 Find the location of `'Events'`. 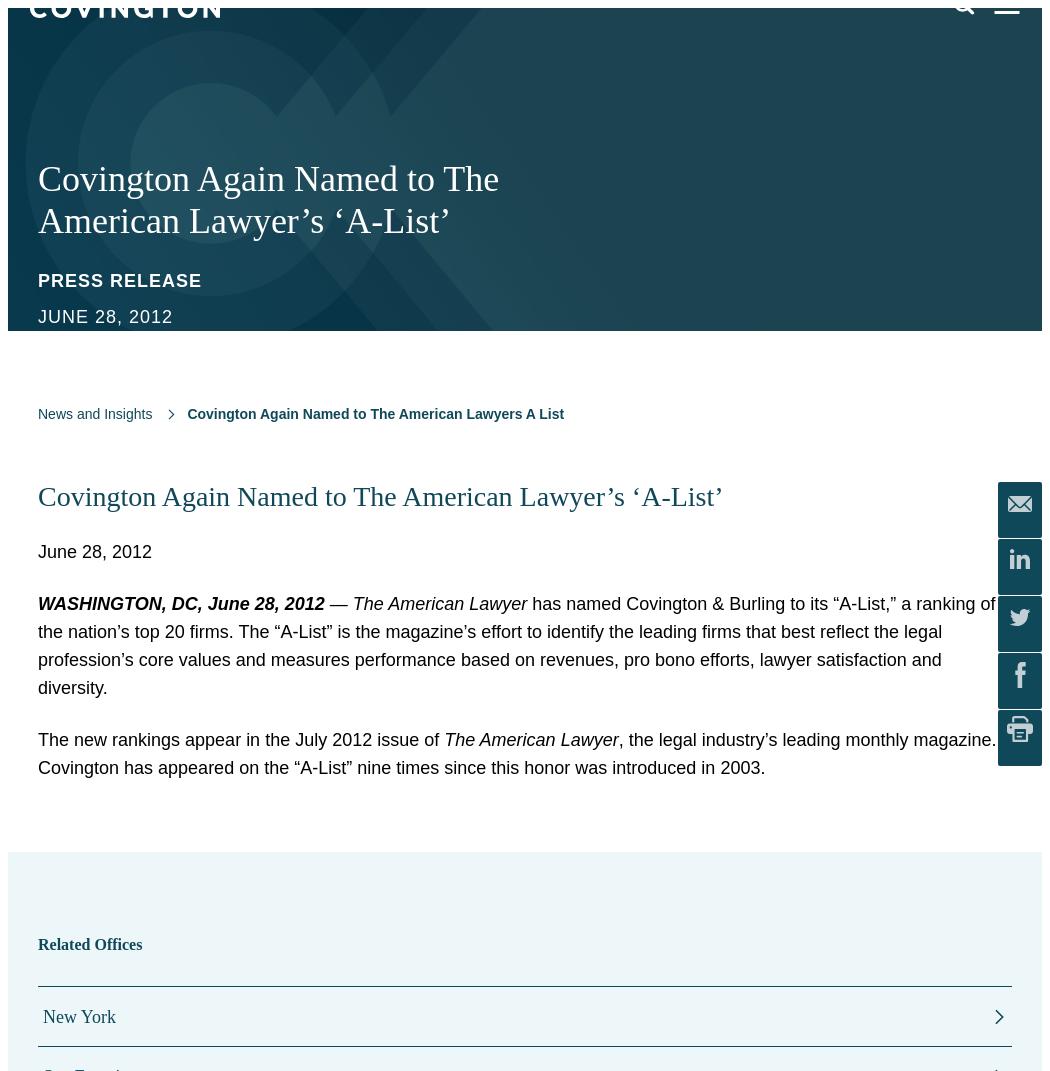

'Events' is located at coordinates (54, 567).